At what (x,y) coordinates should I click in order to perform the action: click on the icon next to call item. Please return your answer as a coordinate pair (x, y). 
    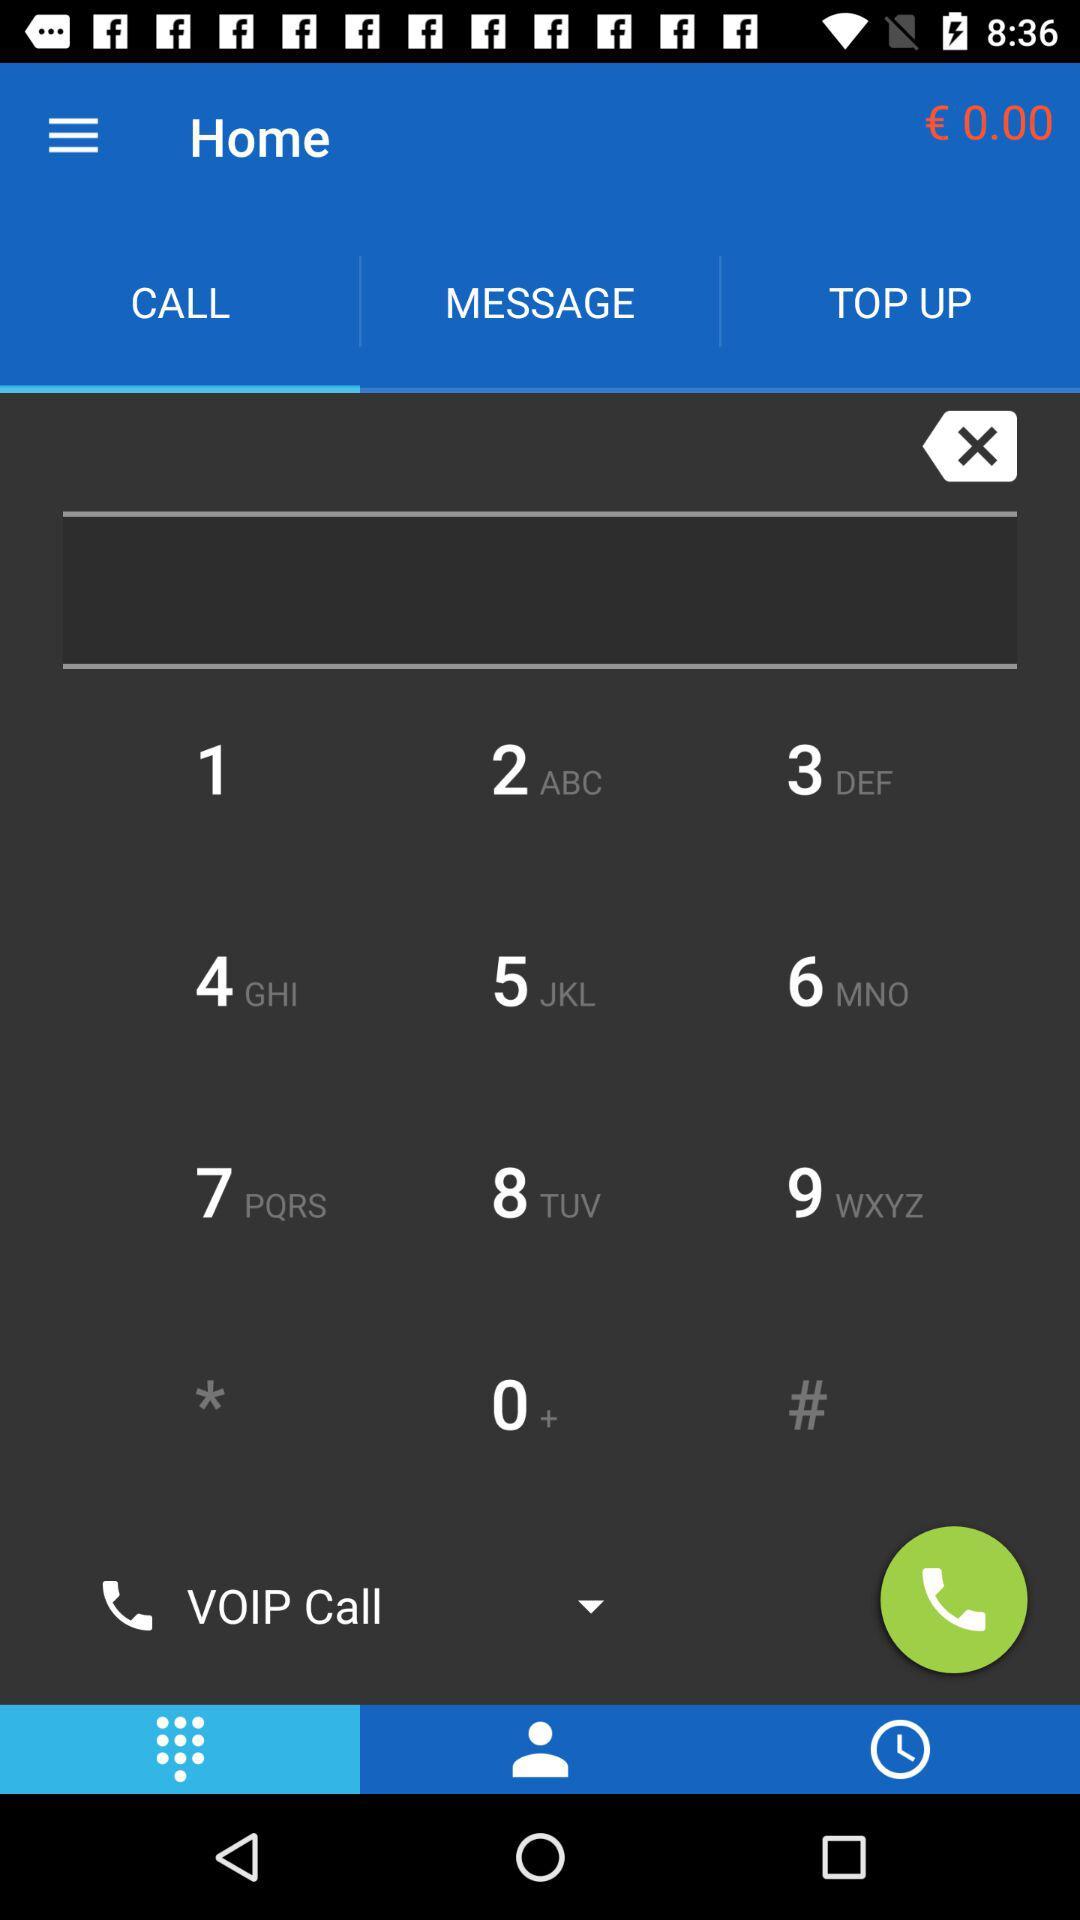
    Looking at the image, I should click on (540, 300).